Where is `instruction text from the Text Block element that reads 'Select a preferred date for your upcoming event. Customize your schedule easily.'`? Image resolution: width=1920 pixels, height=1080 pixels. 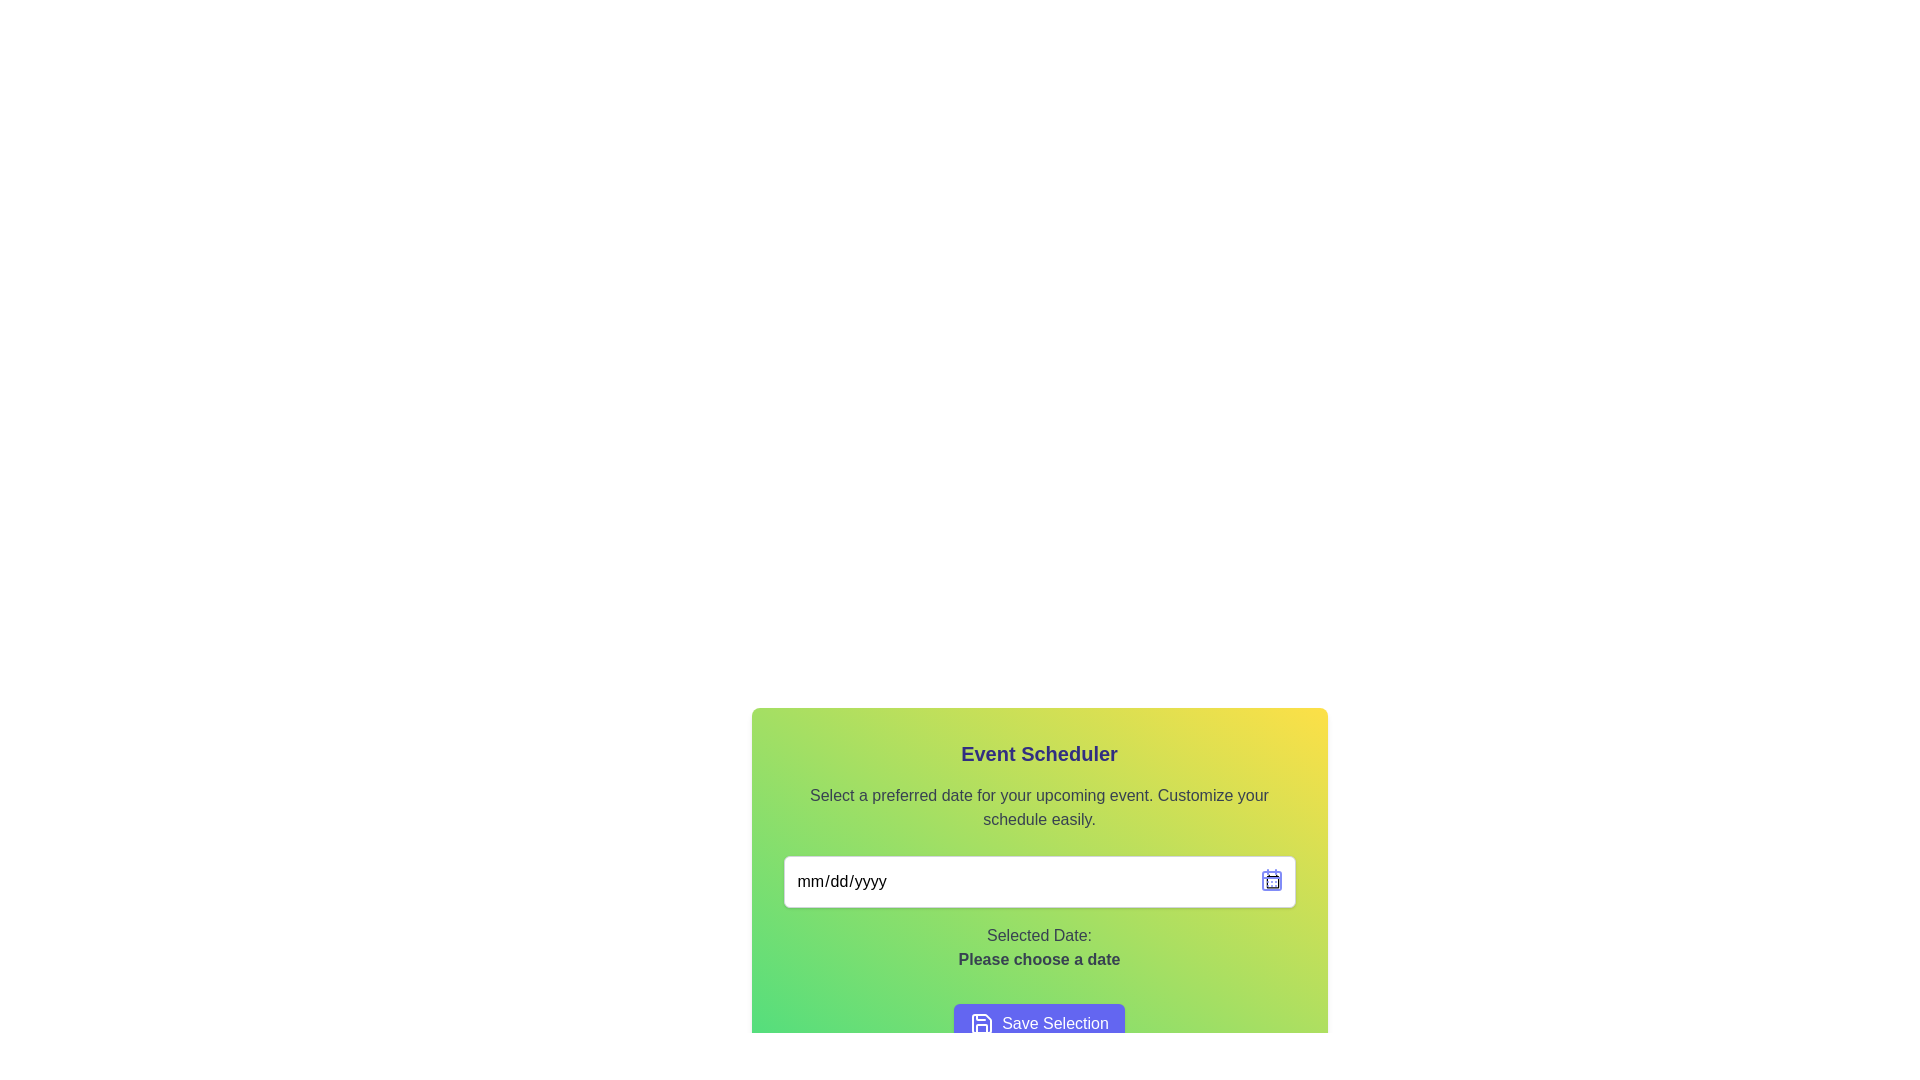 instruction text from the Text Block element that reads 'Select a preferred date for your upcoming event. Customize your schedule easily.' is located at coordinates (1039, 806).